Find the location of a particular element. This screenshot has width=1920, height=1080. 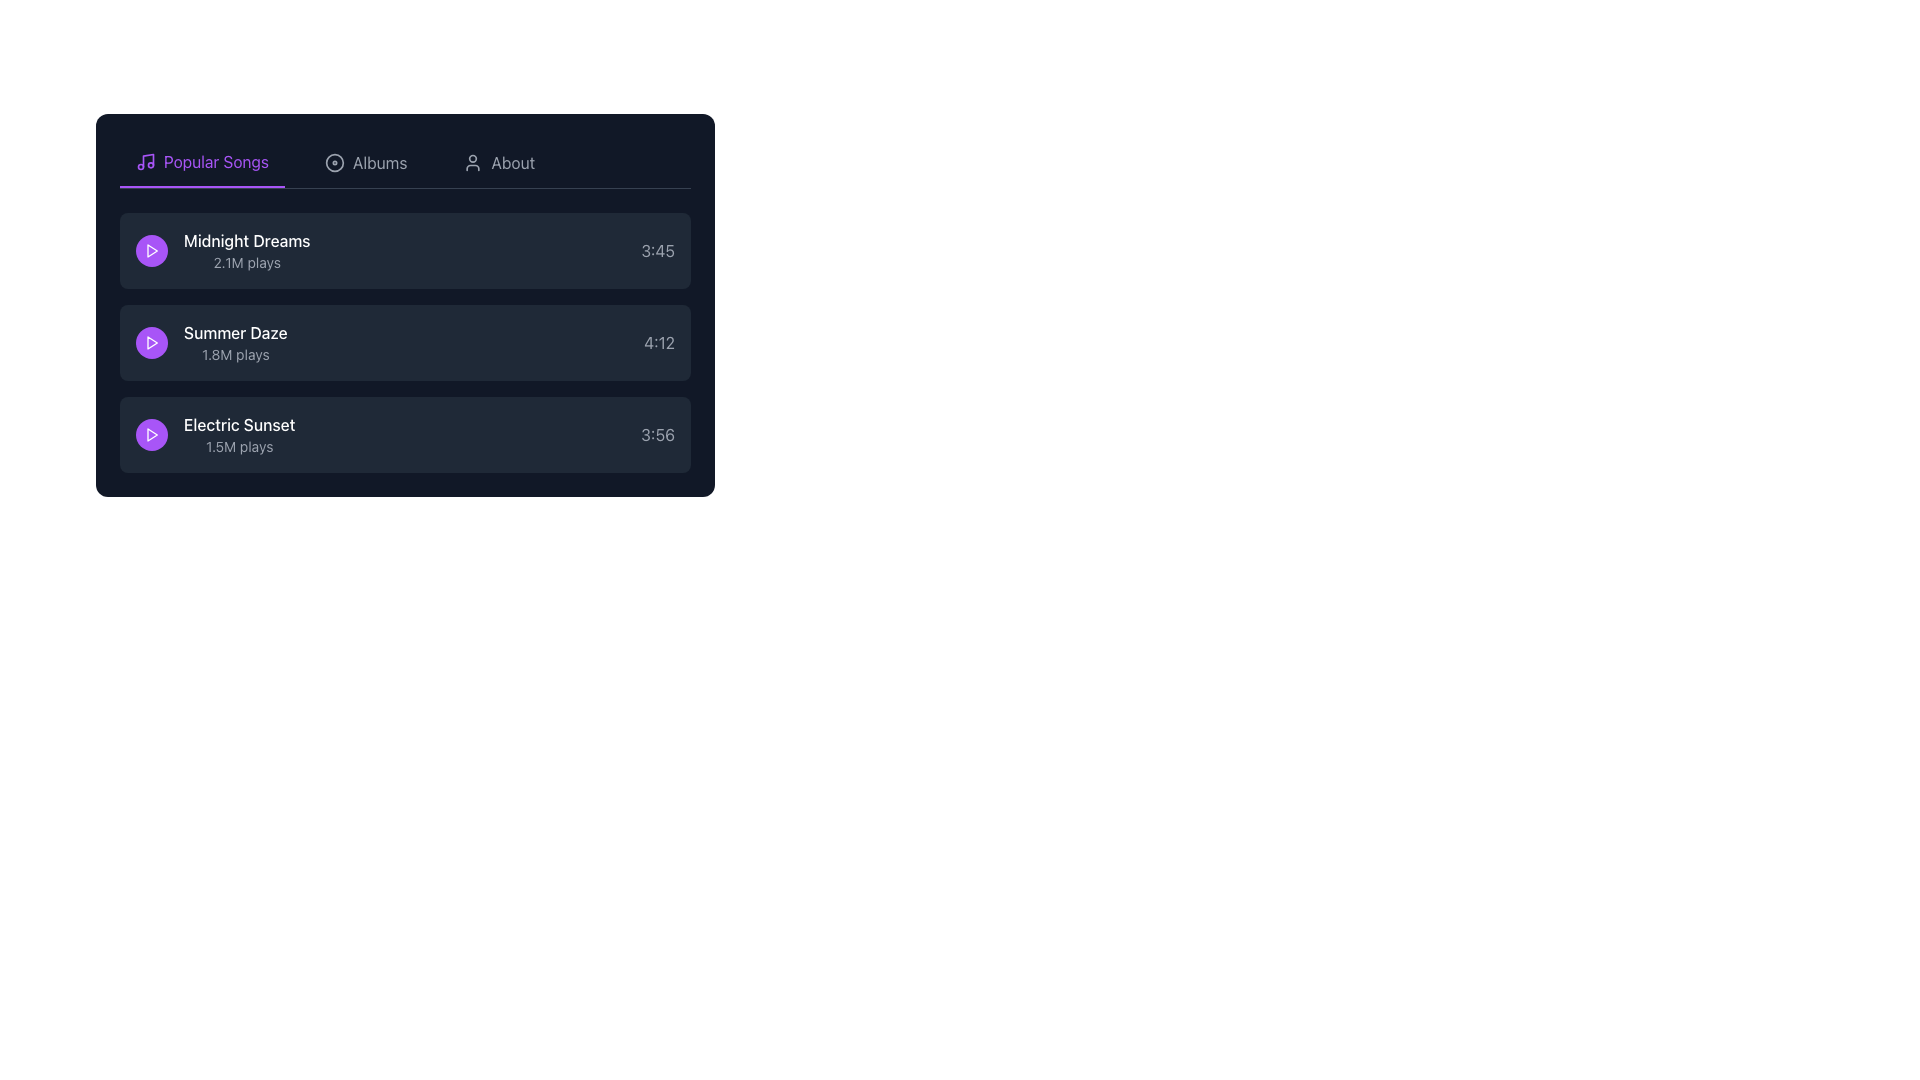

the multimedia play icon located in the first row under 'Midnight Dreams' to initiate playback is located at coordinates (151, 249).